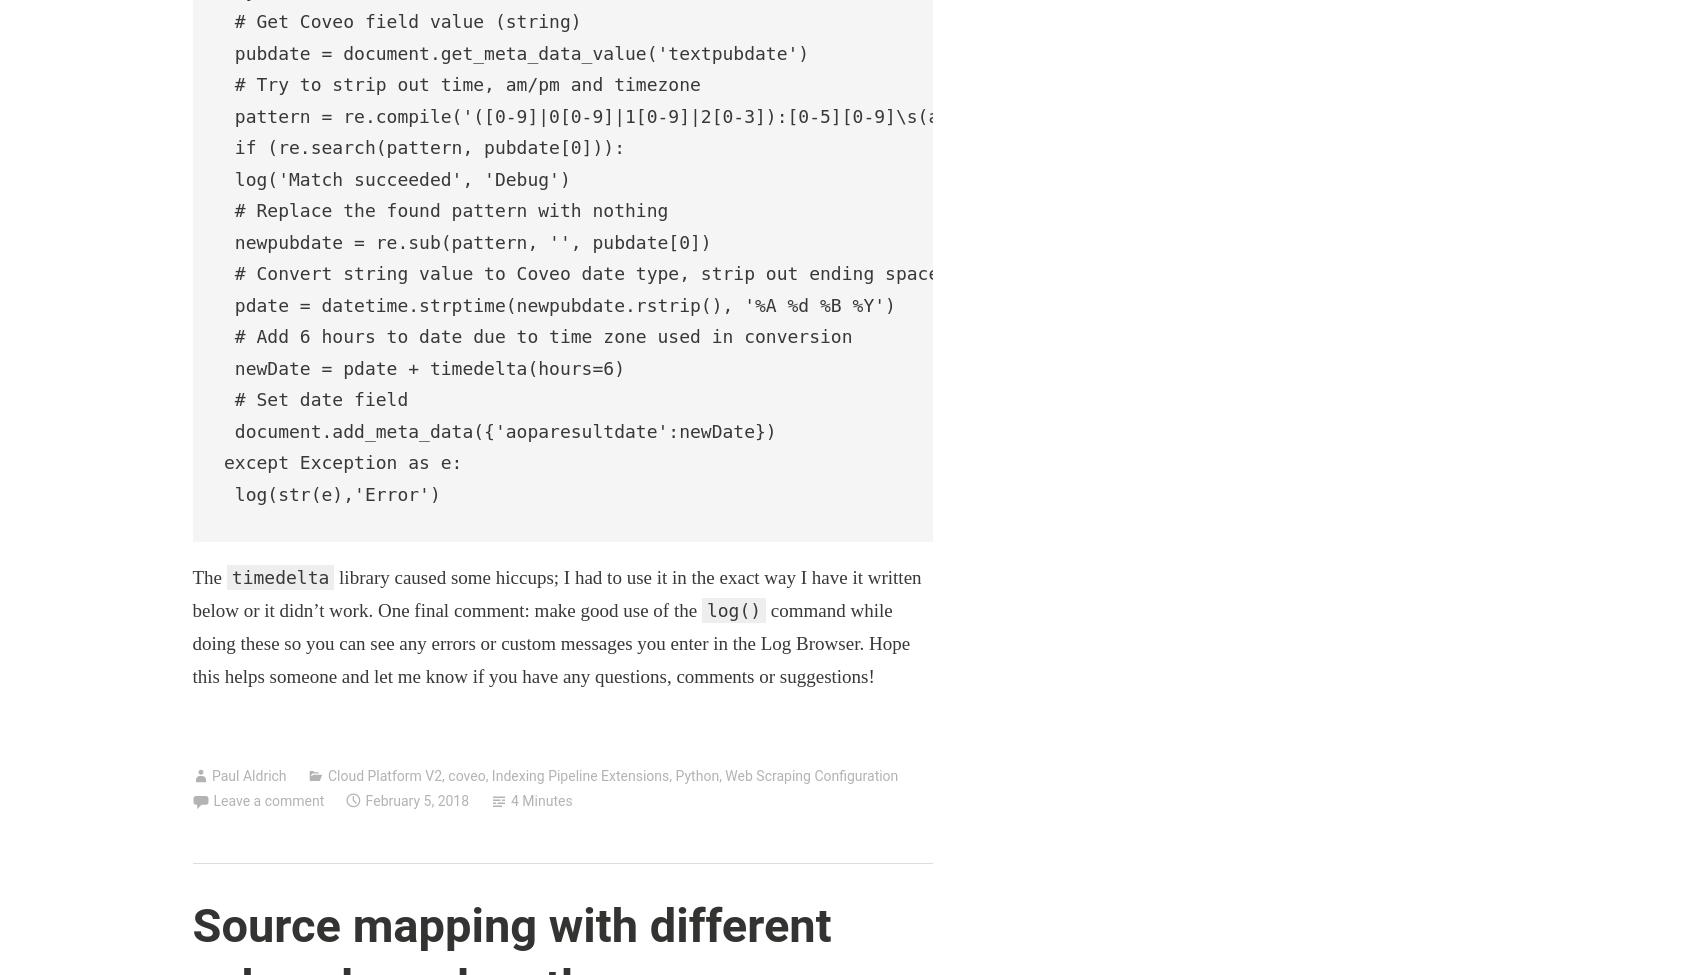 The height and width of the screenshot is (975, 1702). I want to click on 'library caused some hiccups; I had to use it in the exact way I have it written below or it didn’t work. One final comment: make good use of the', so click(555, 592).